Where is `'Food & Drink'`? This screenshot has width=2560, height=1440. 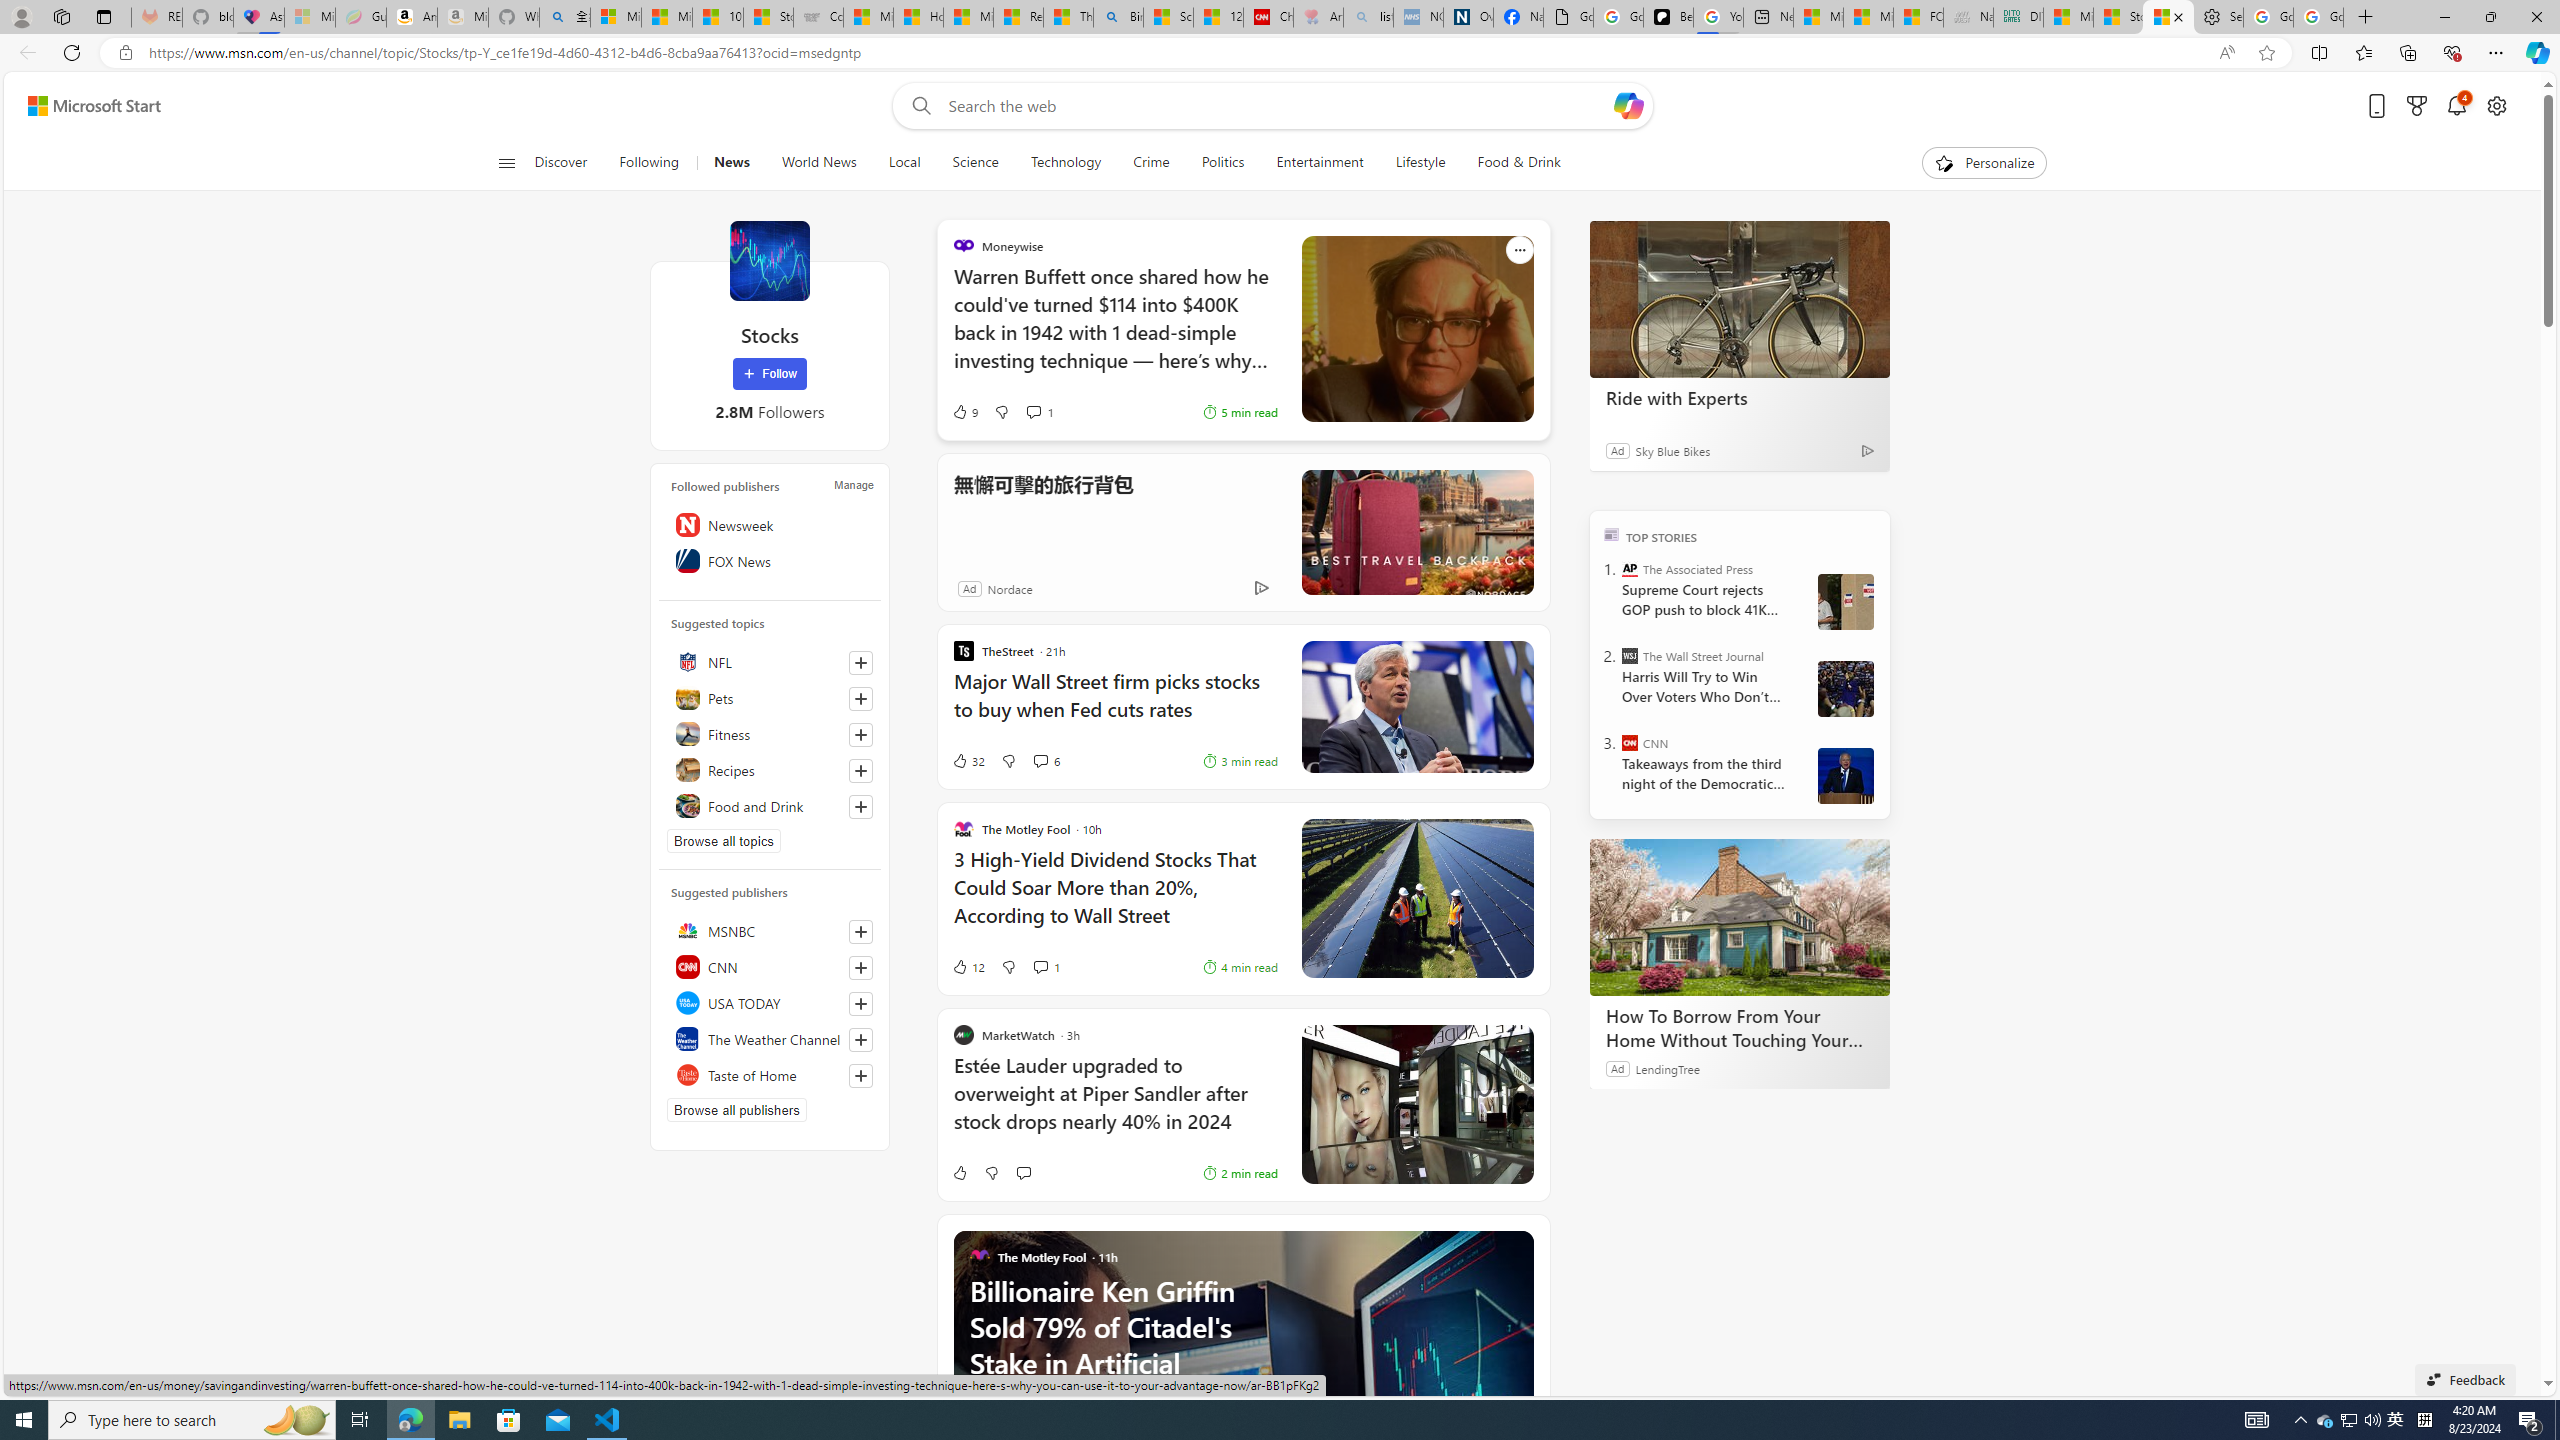 'Food & Drink' is located at coordinates (1511, 162).